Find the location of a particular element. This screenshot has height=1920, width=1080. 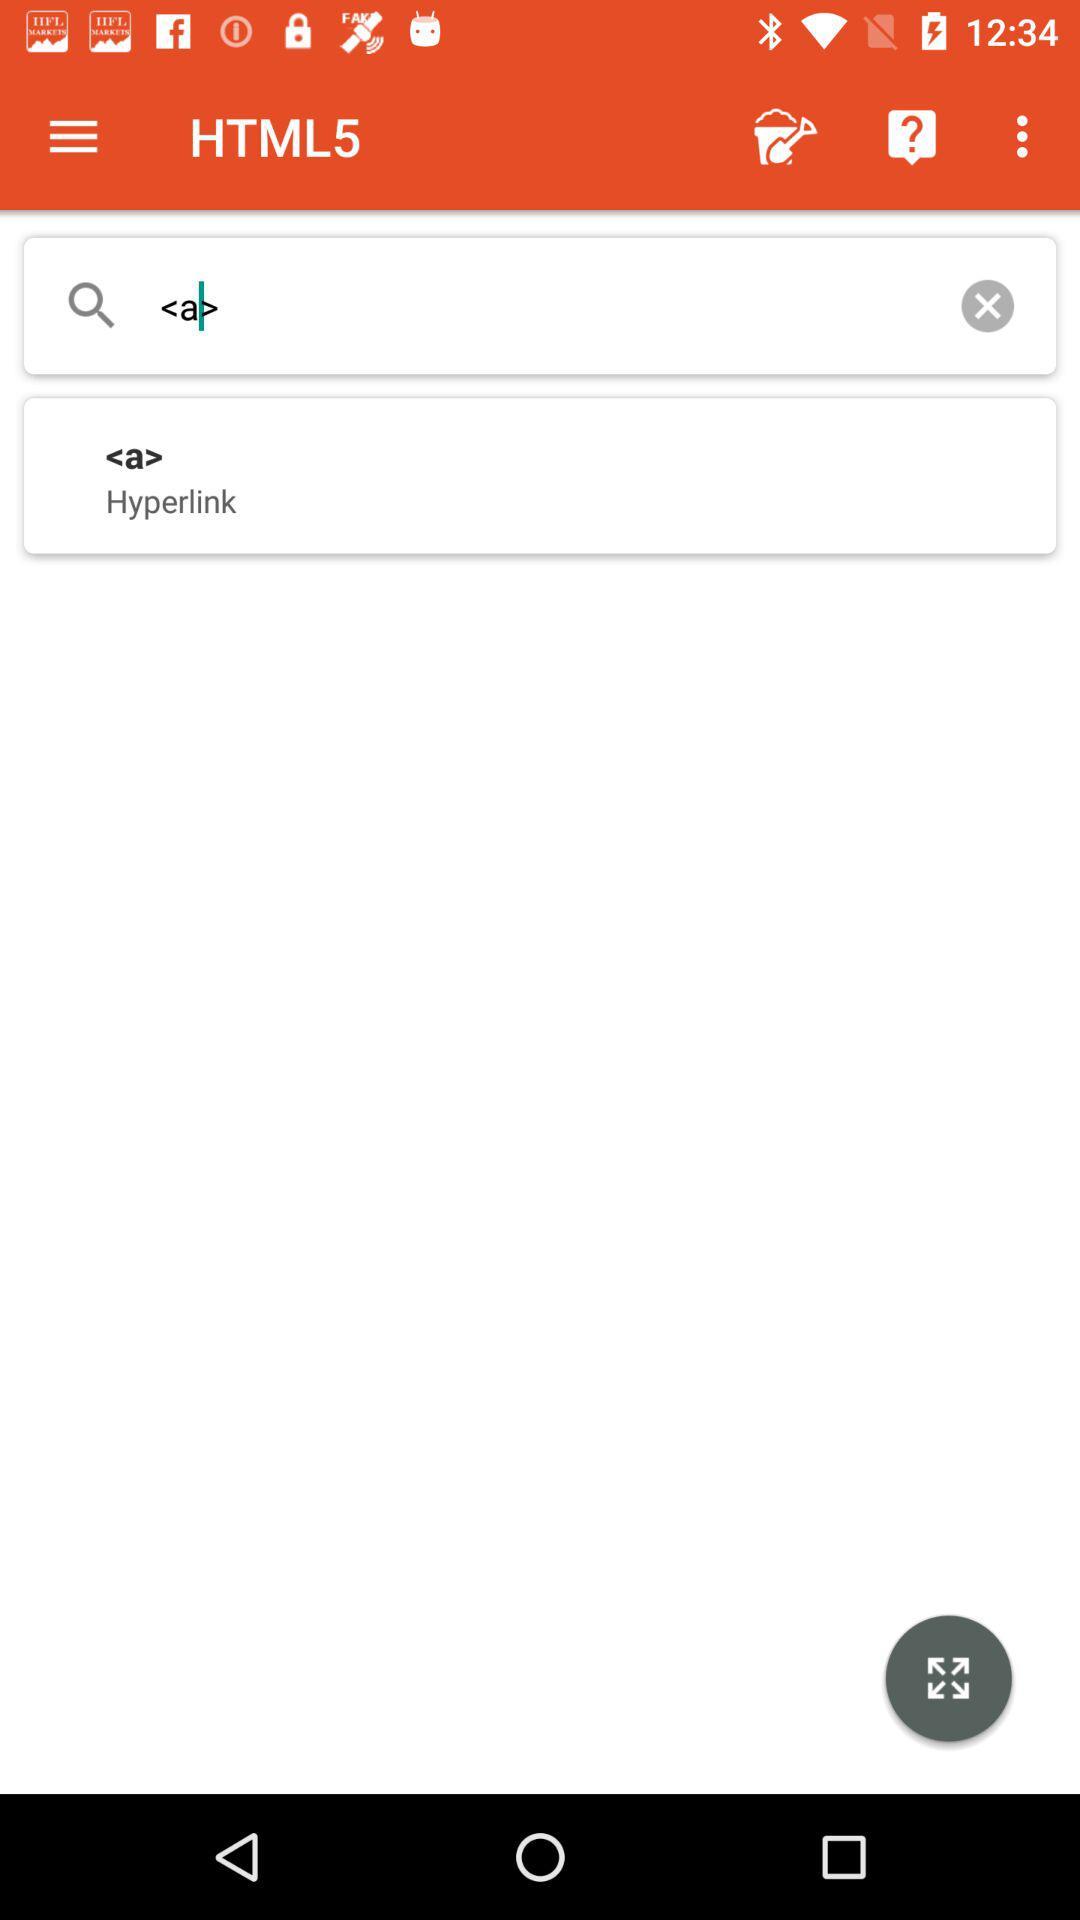

the item to the right of the <a> item is located at coordinates (986, 305).